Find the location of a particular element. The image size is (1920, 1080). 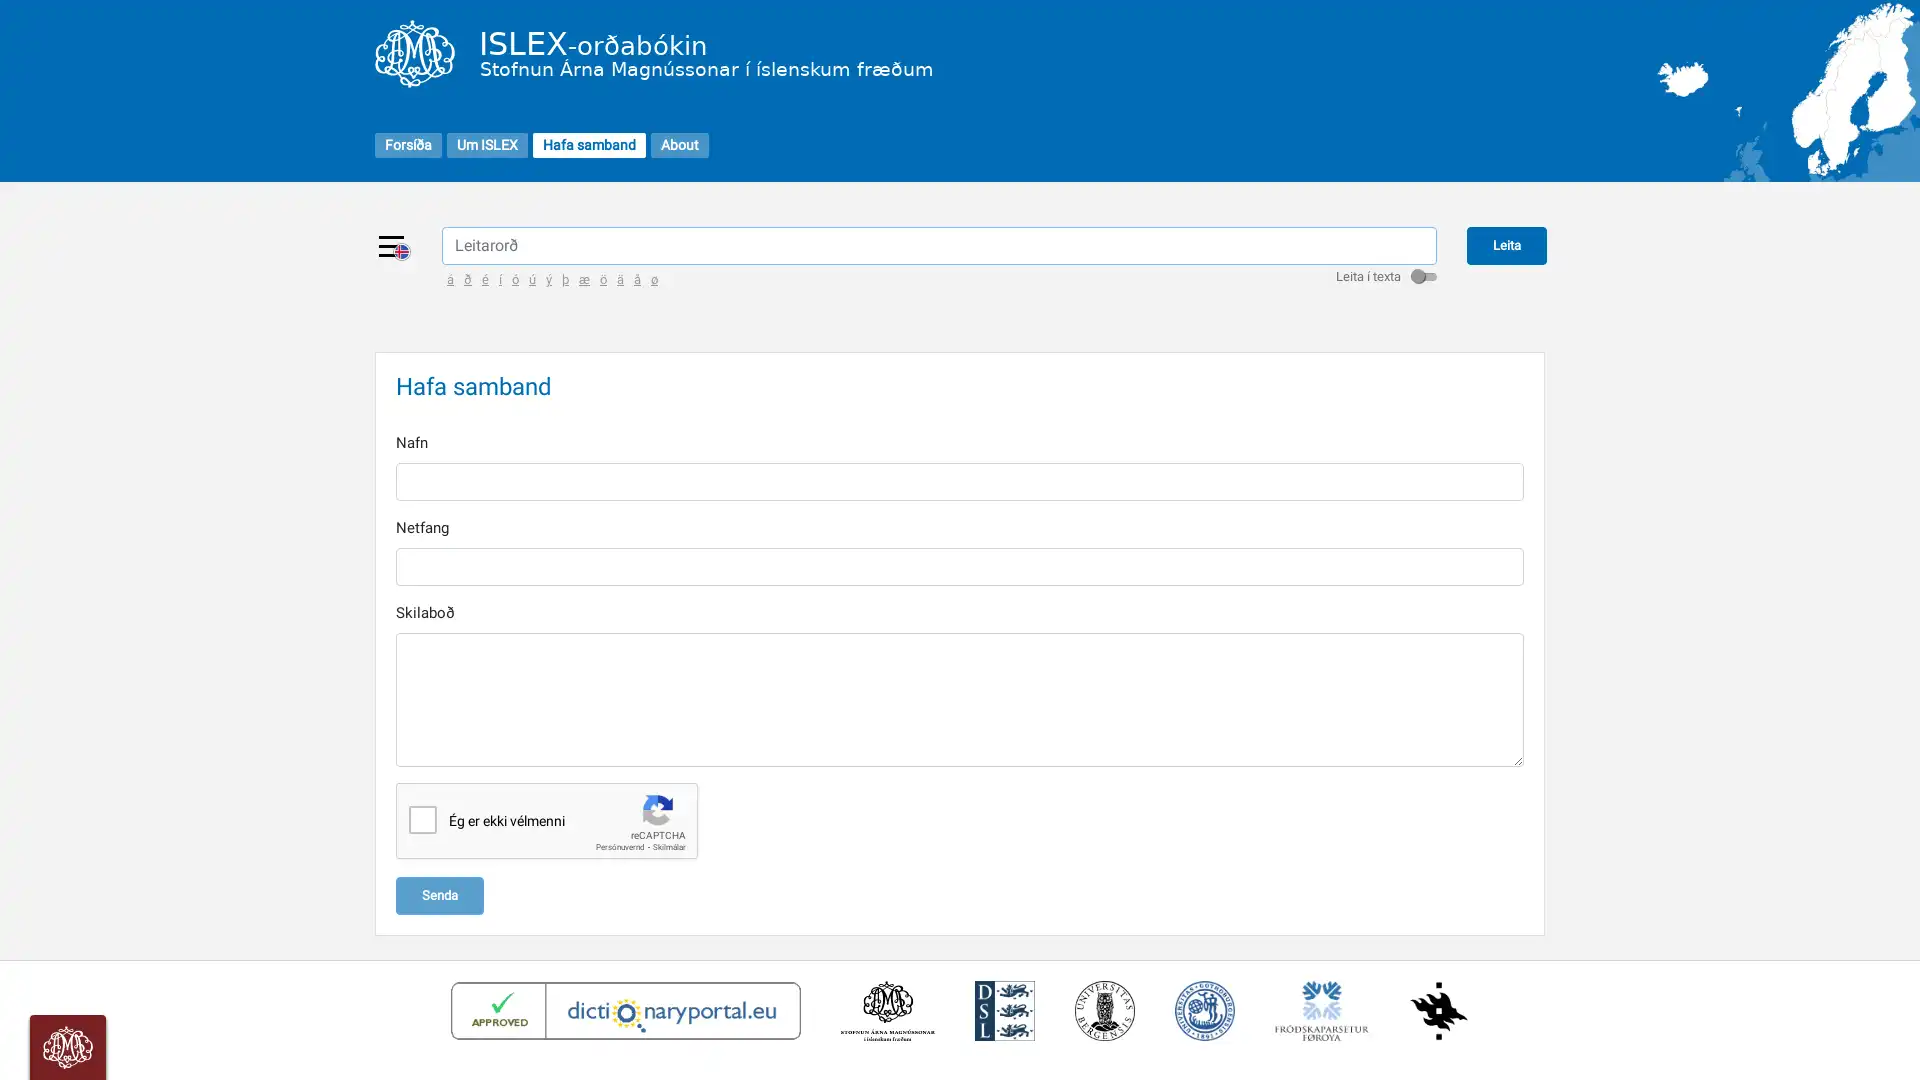

Senda is located at coordinates (439, 893).